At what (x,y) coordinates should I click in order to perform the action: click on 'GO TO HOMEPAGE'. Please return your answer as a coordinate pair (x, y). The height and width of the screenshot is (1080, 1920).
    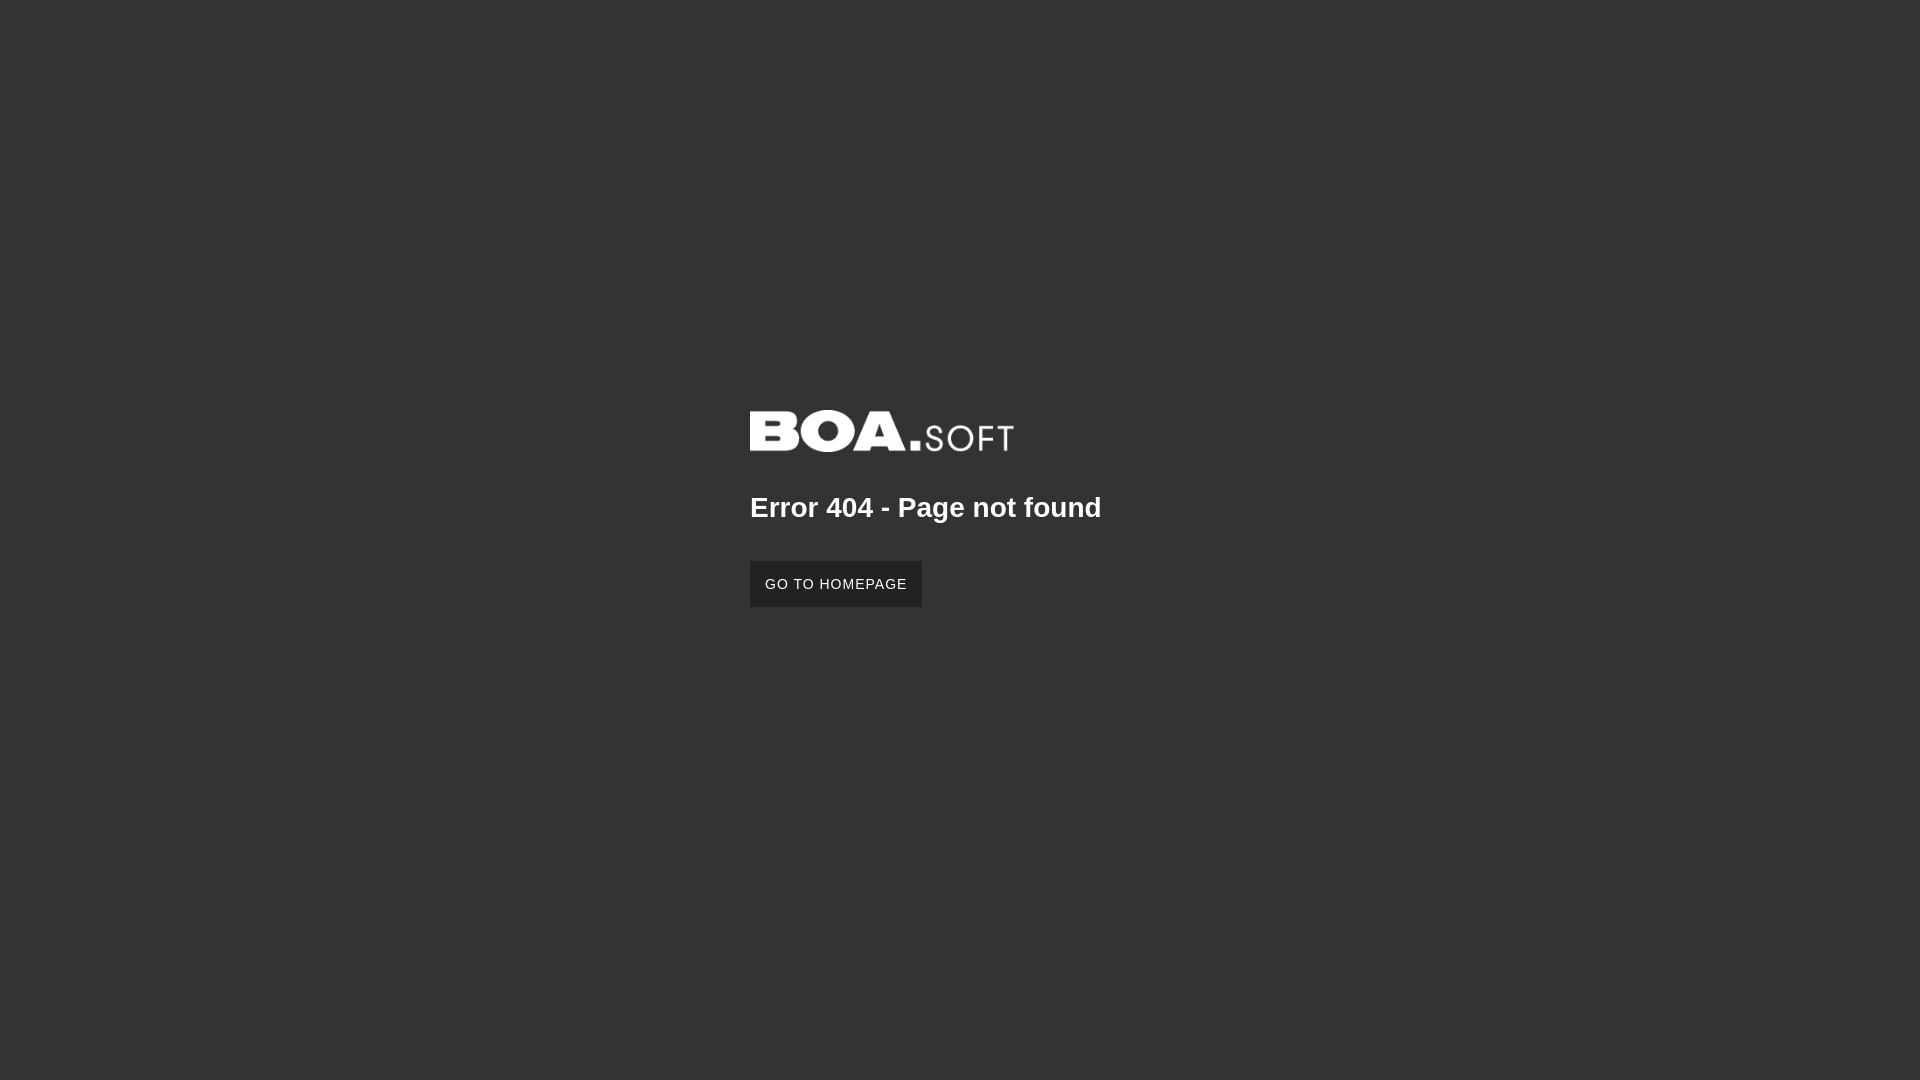
    Looking at the image, I should click on (835, 583).